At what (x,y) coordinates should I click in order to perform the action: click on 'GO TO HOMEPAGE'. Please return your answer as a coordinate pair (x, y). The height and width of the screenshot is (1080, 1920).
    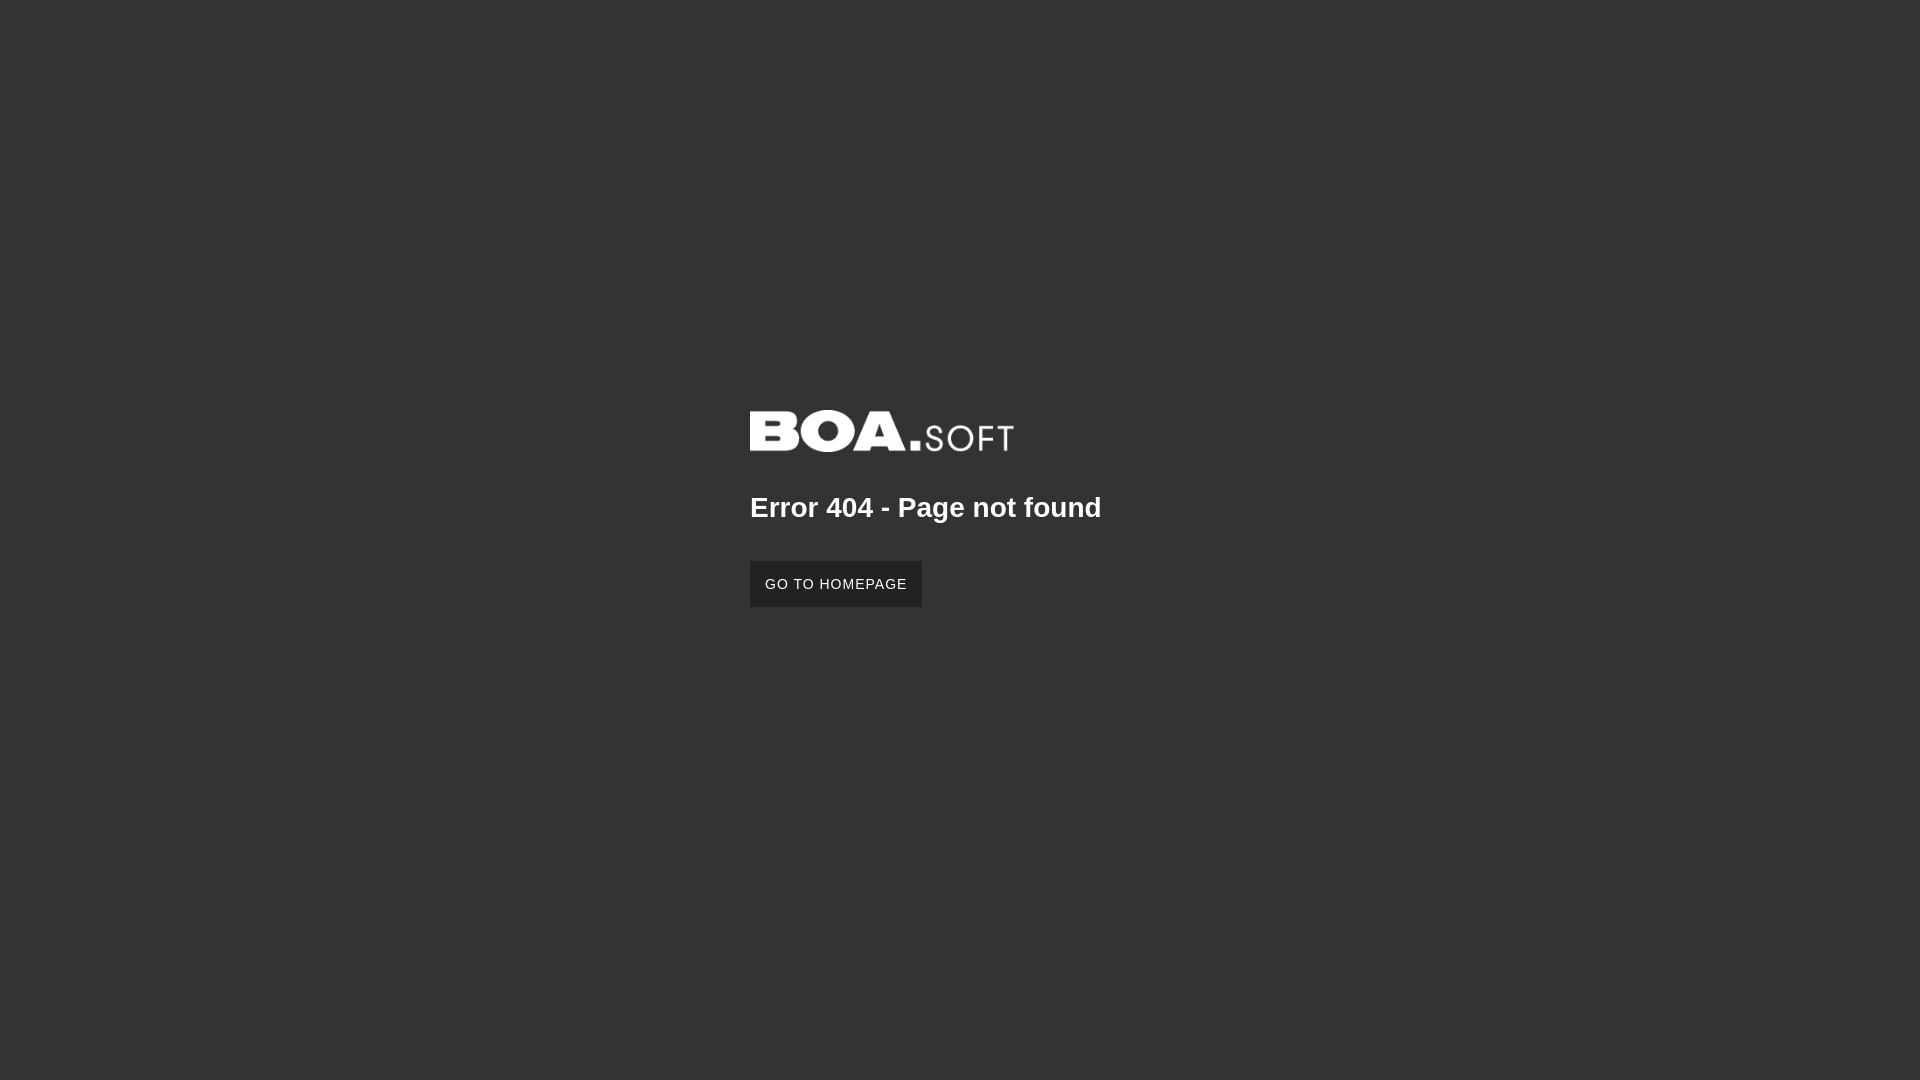
    Looking at the image, I should click on (835, 583).